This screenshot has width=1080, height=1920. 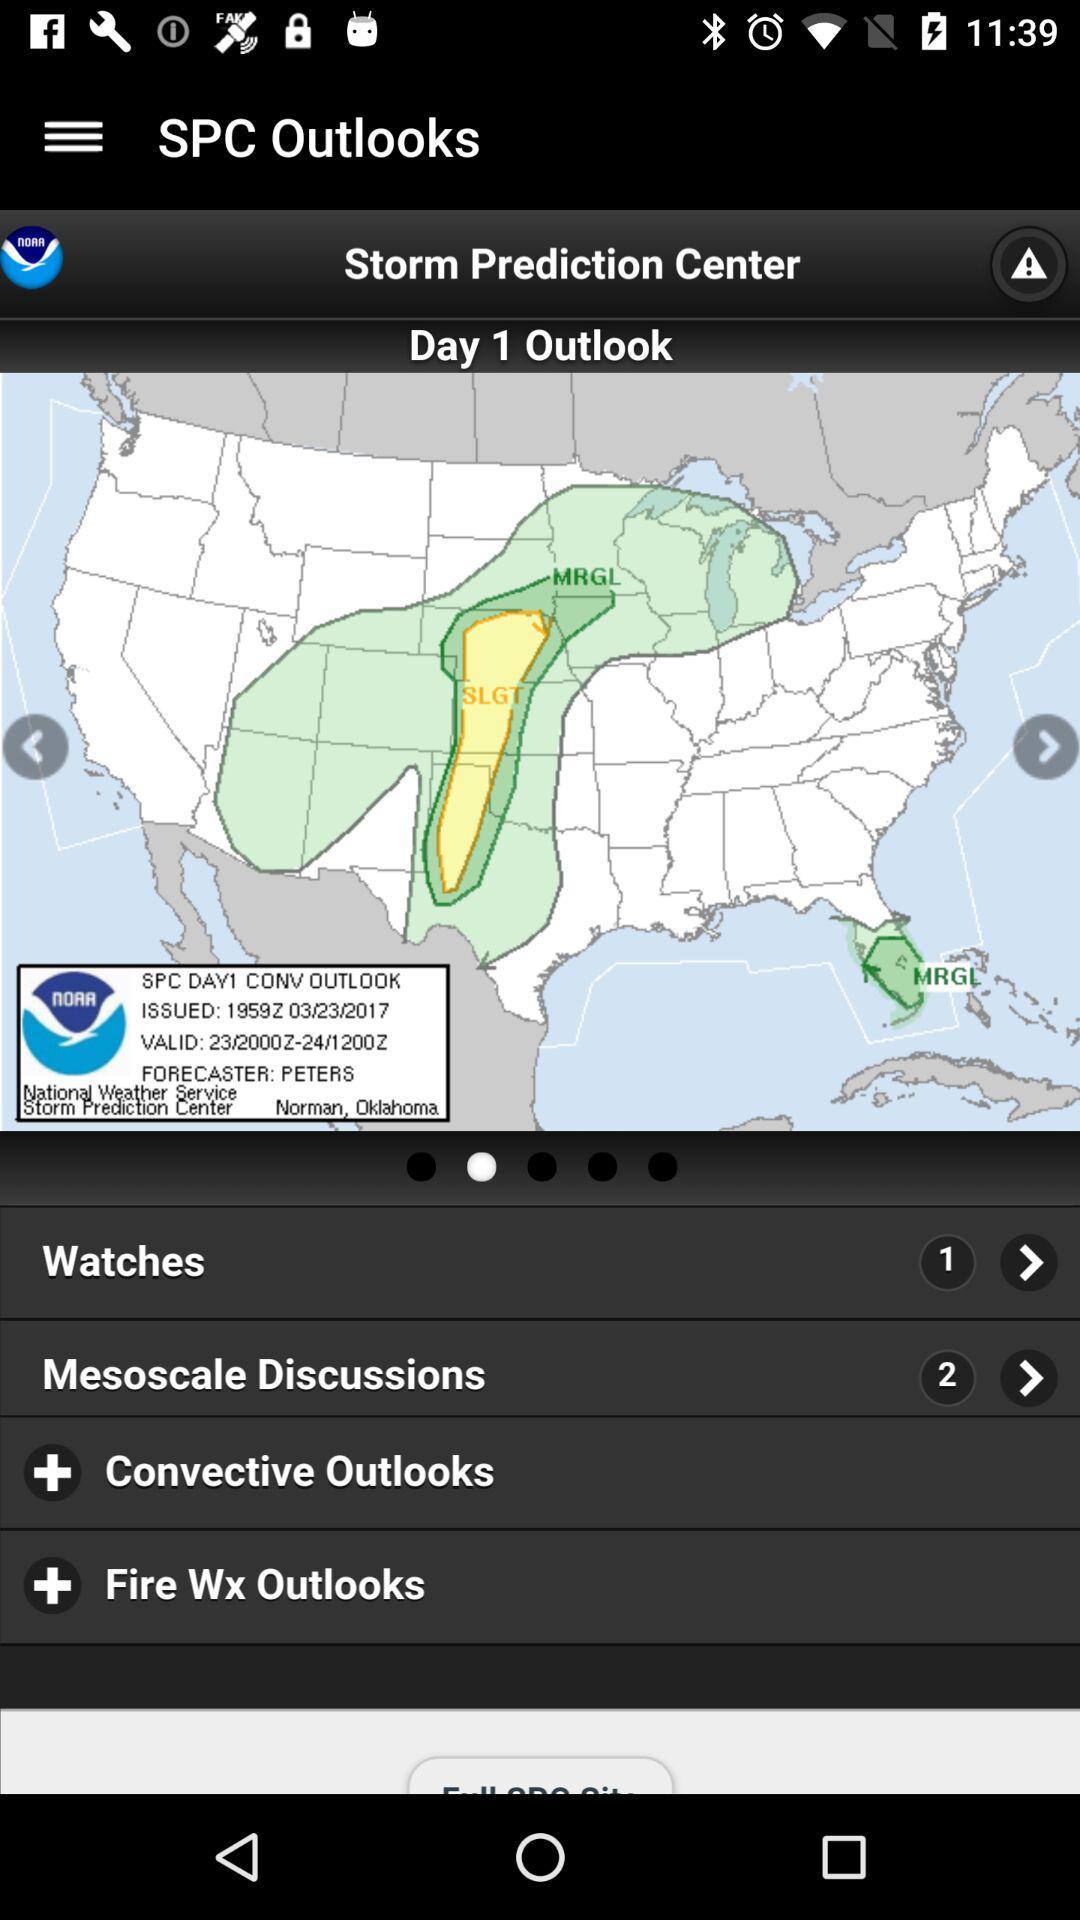 What do you see at coordinates (72, 135) in the screenshot?
I see `options` at bounding box center [72, 135].